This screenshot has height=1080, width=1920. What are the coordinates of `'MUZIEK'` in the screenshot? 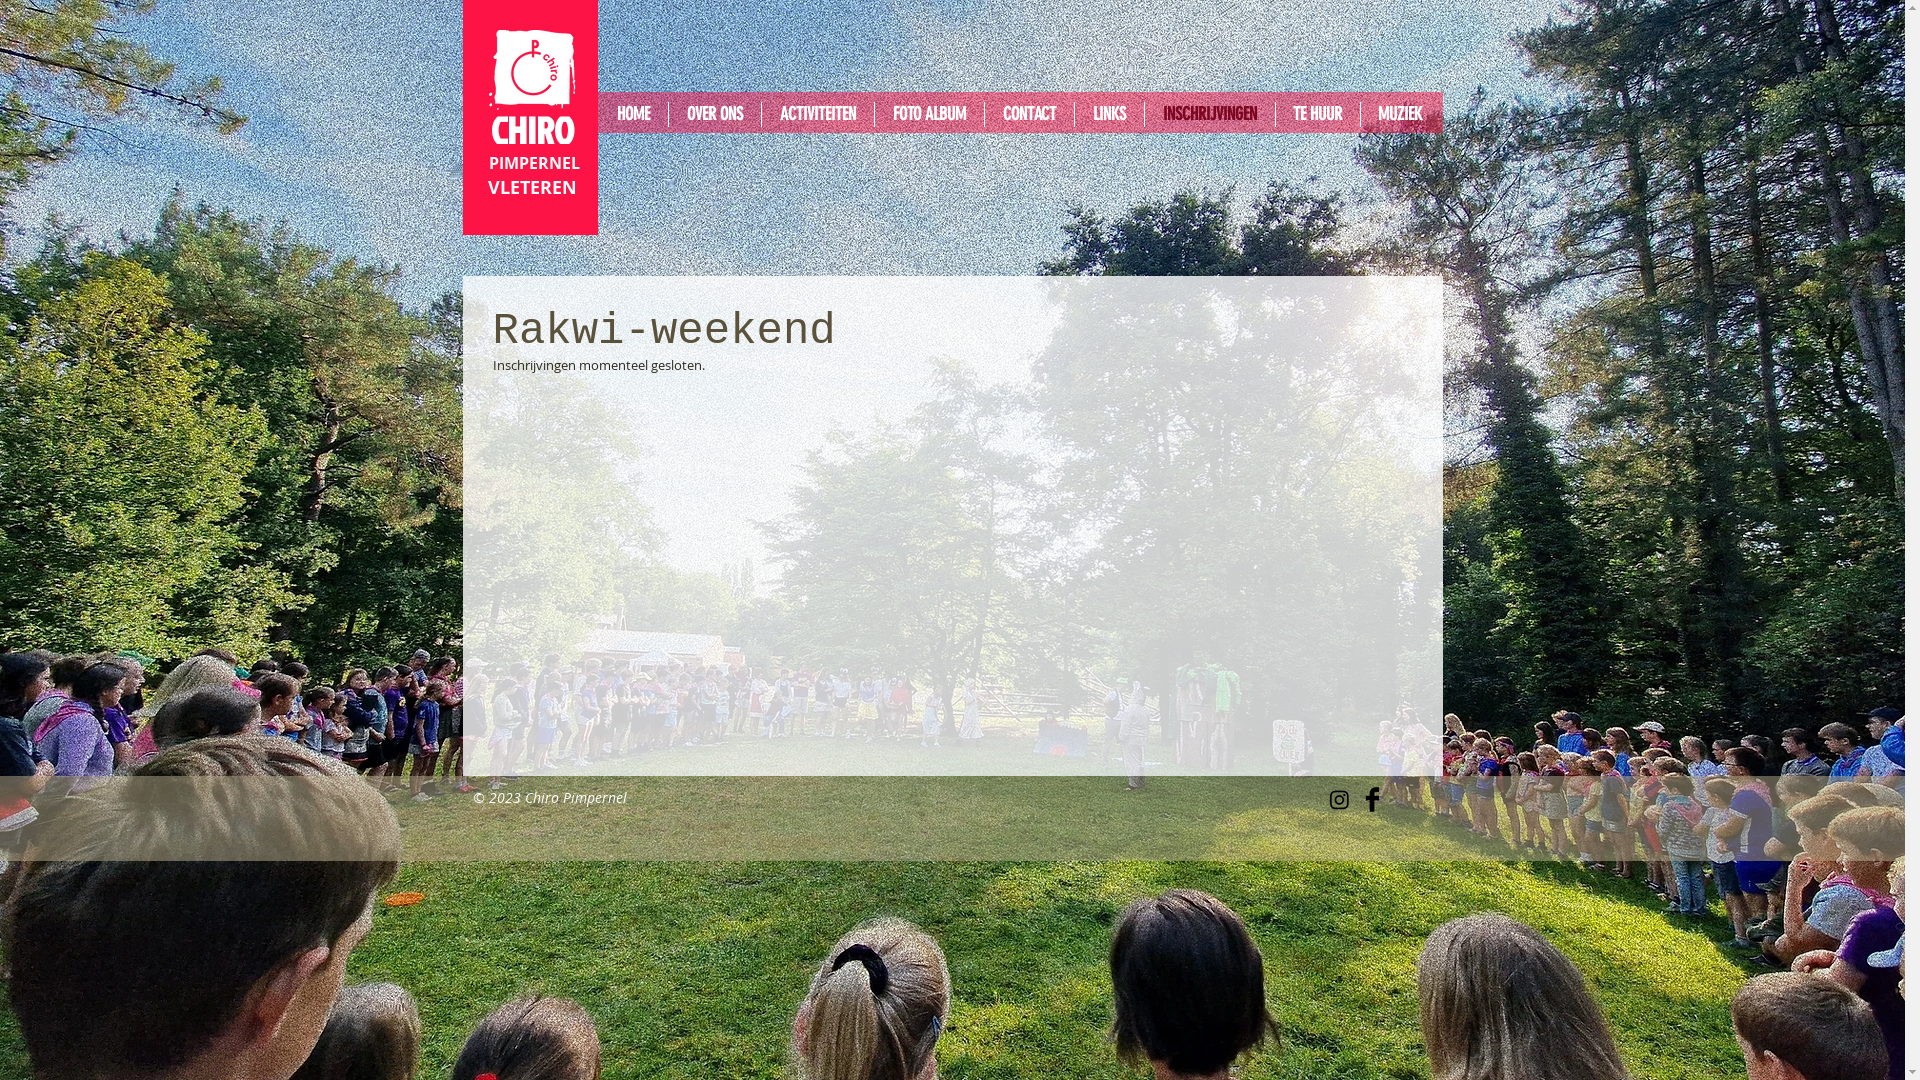 It's located at (1359, 114).